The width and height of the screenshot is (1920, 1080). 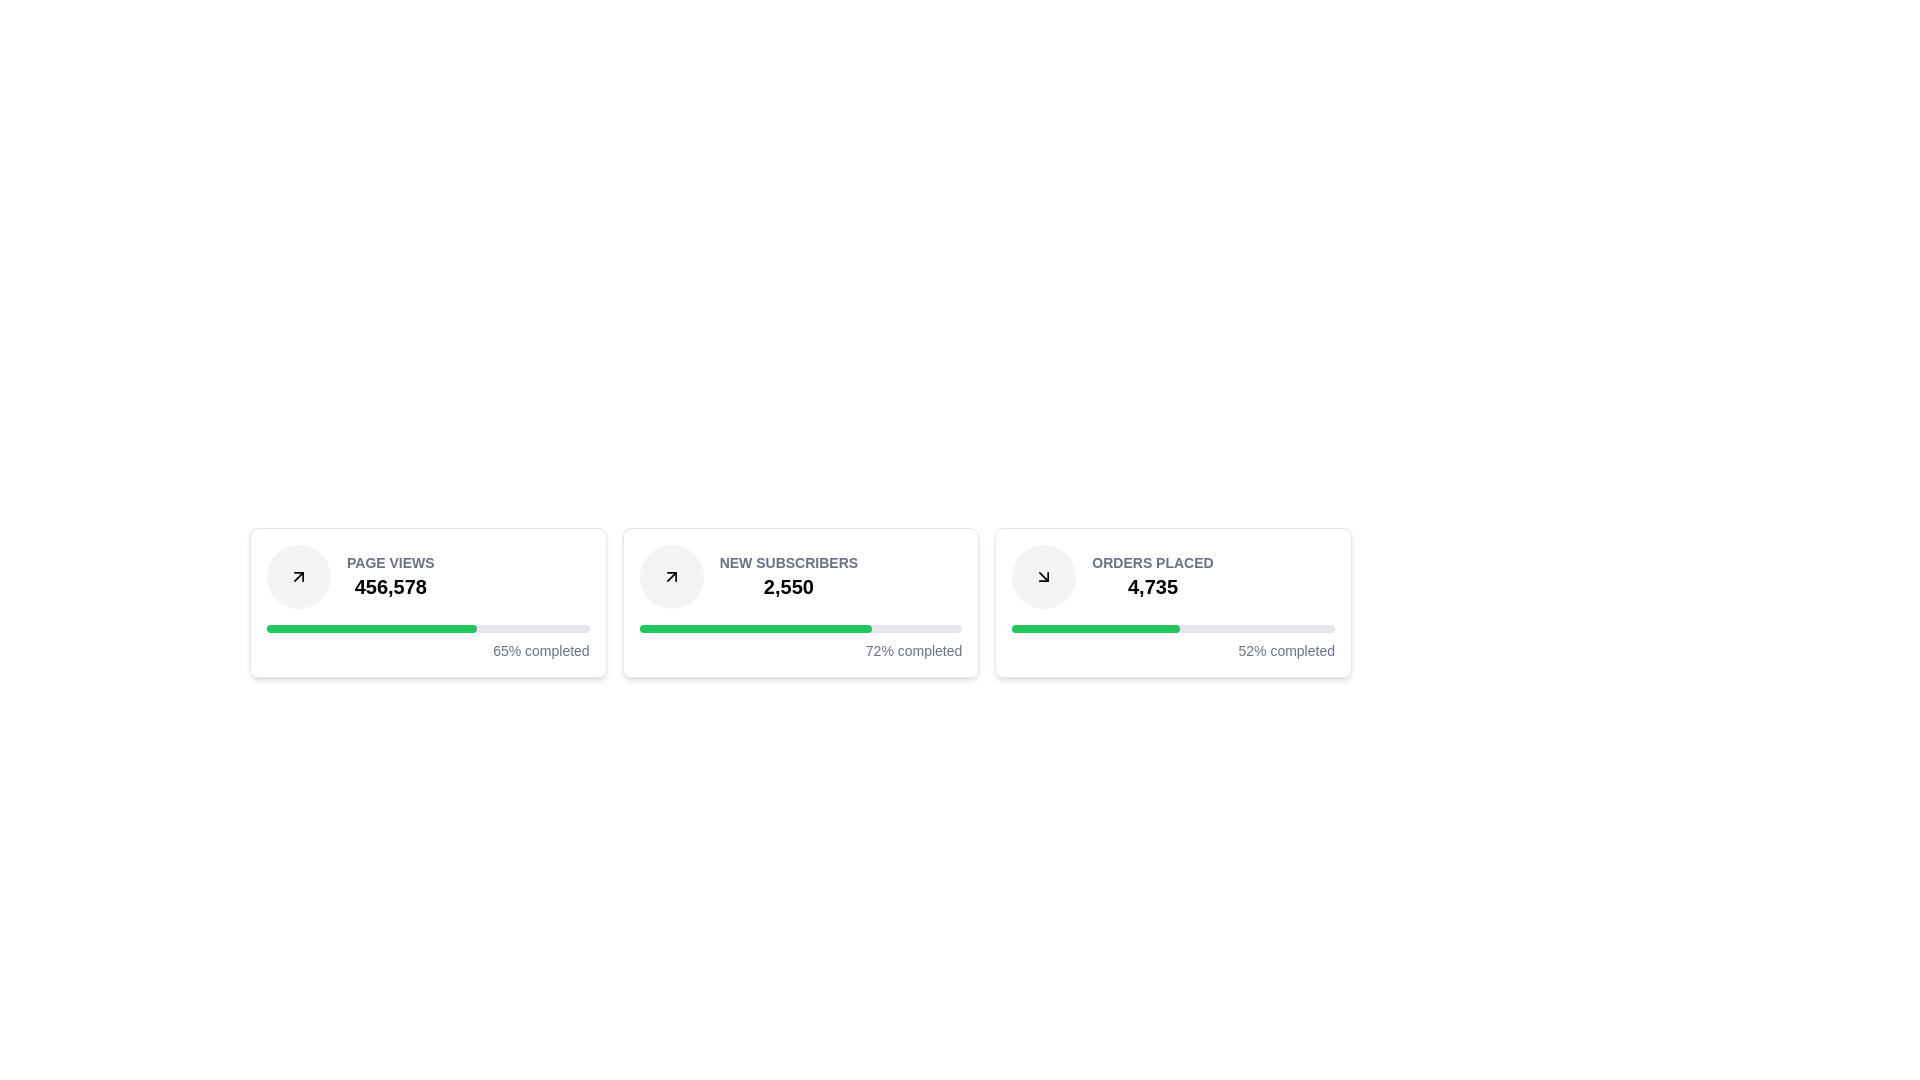 What do you see at coordinates (371, 627) in the screenshot?
I see `the green progress bar located within the leftmost card, positioned centrally below the 'Page Views' label` at bounding box center [371, 627].